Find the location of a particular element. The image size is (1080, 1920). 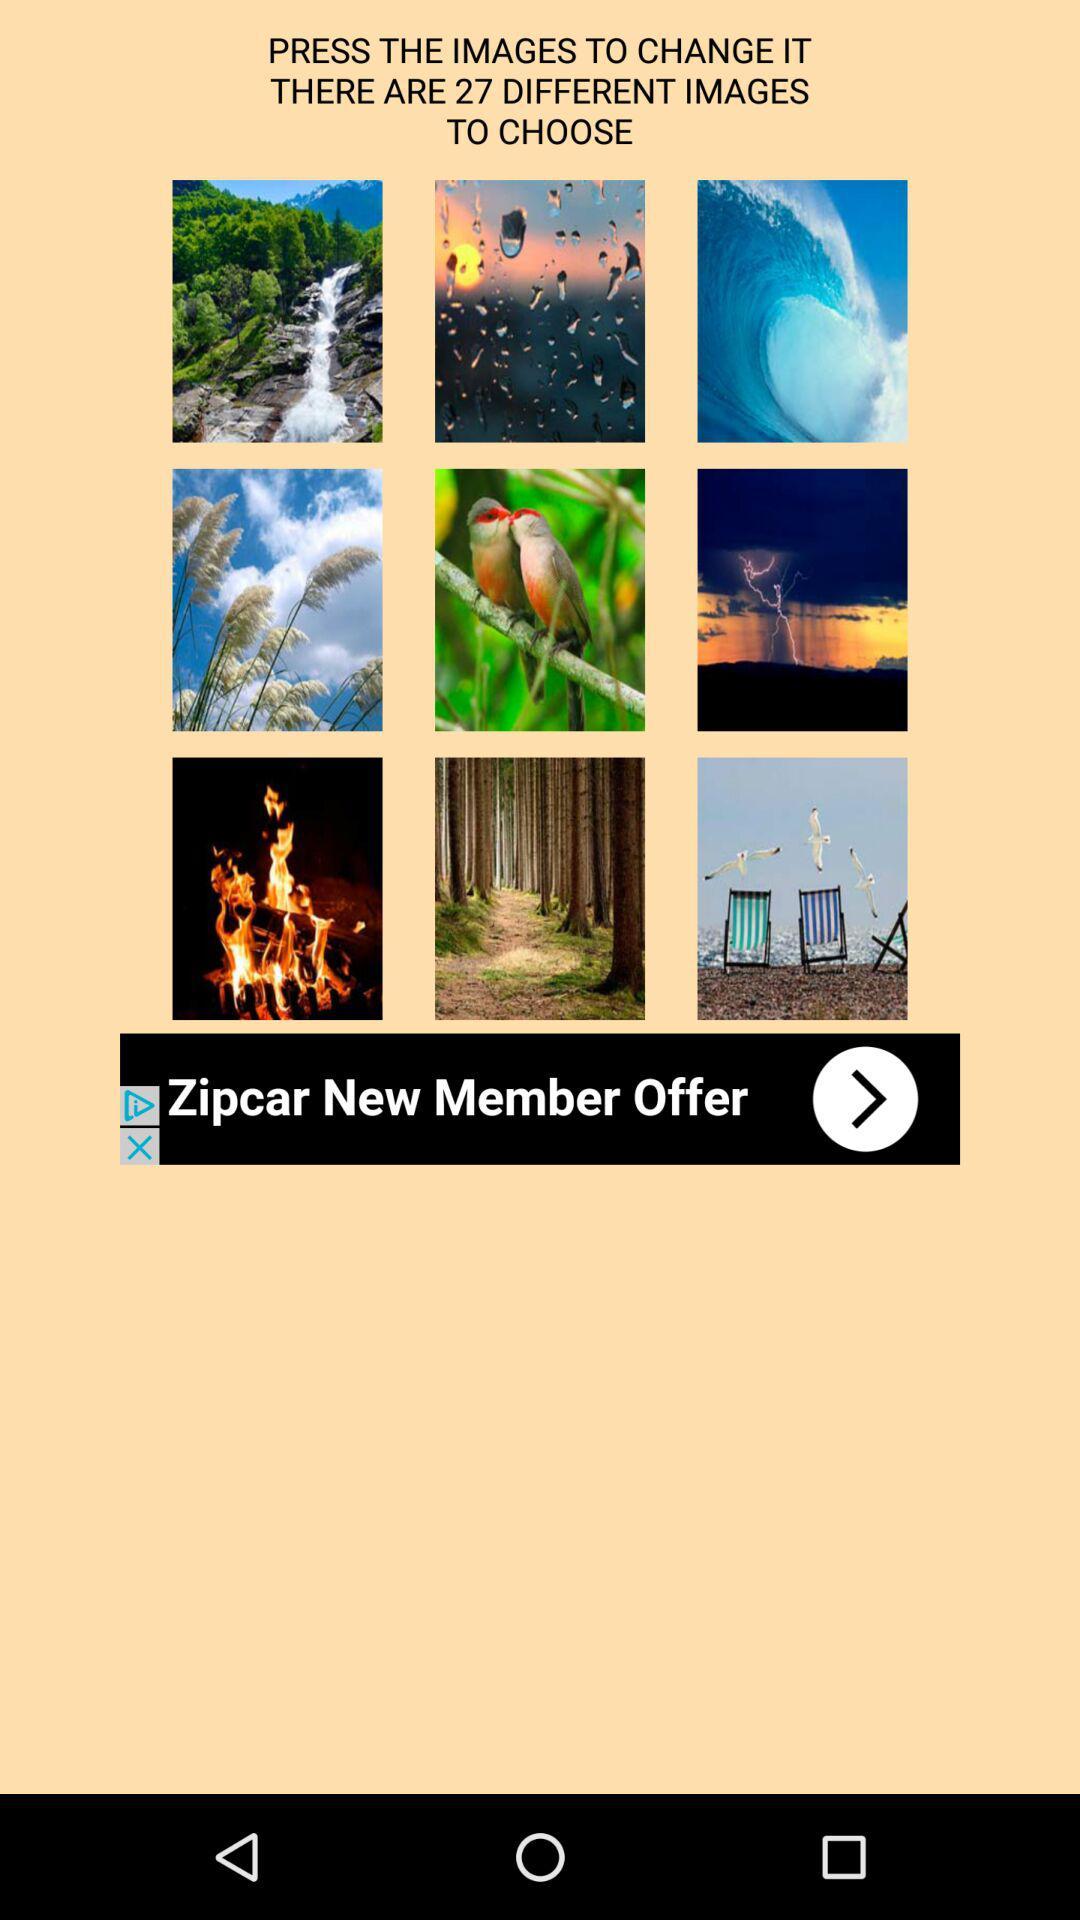

thumbnail is located at coordinates (277, 599).